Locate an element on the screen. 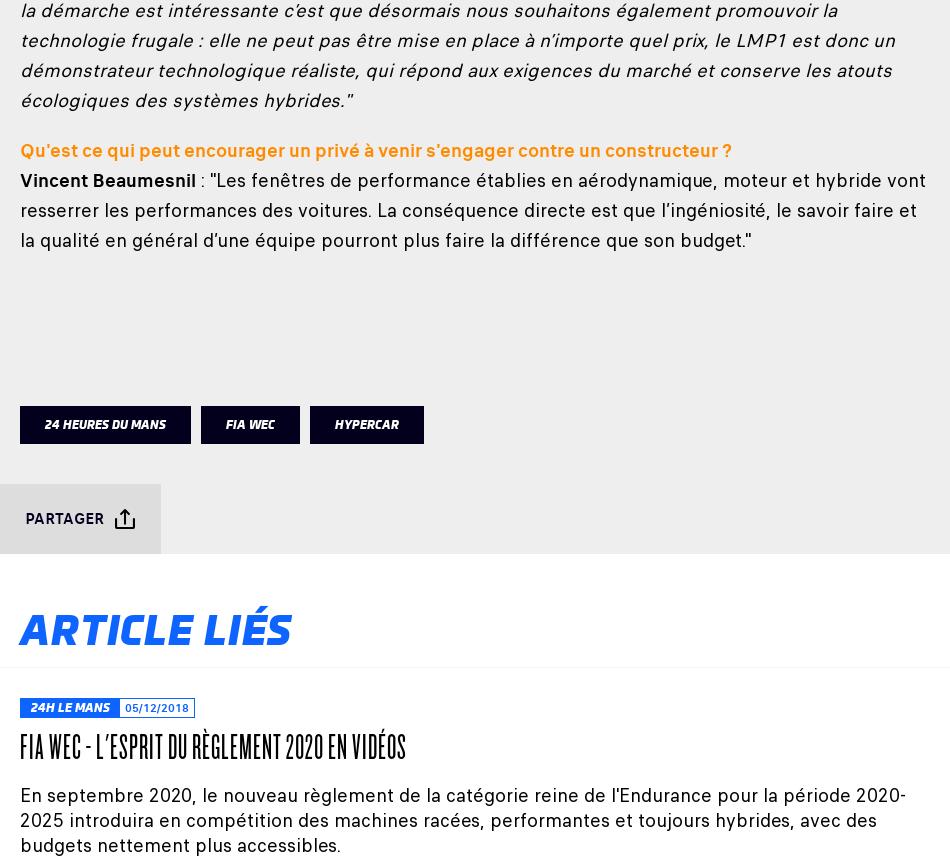  'FIA WEC - L'esprit du règlement 2020 en vidéos' is located at coordinates (20, 745).